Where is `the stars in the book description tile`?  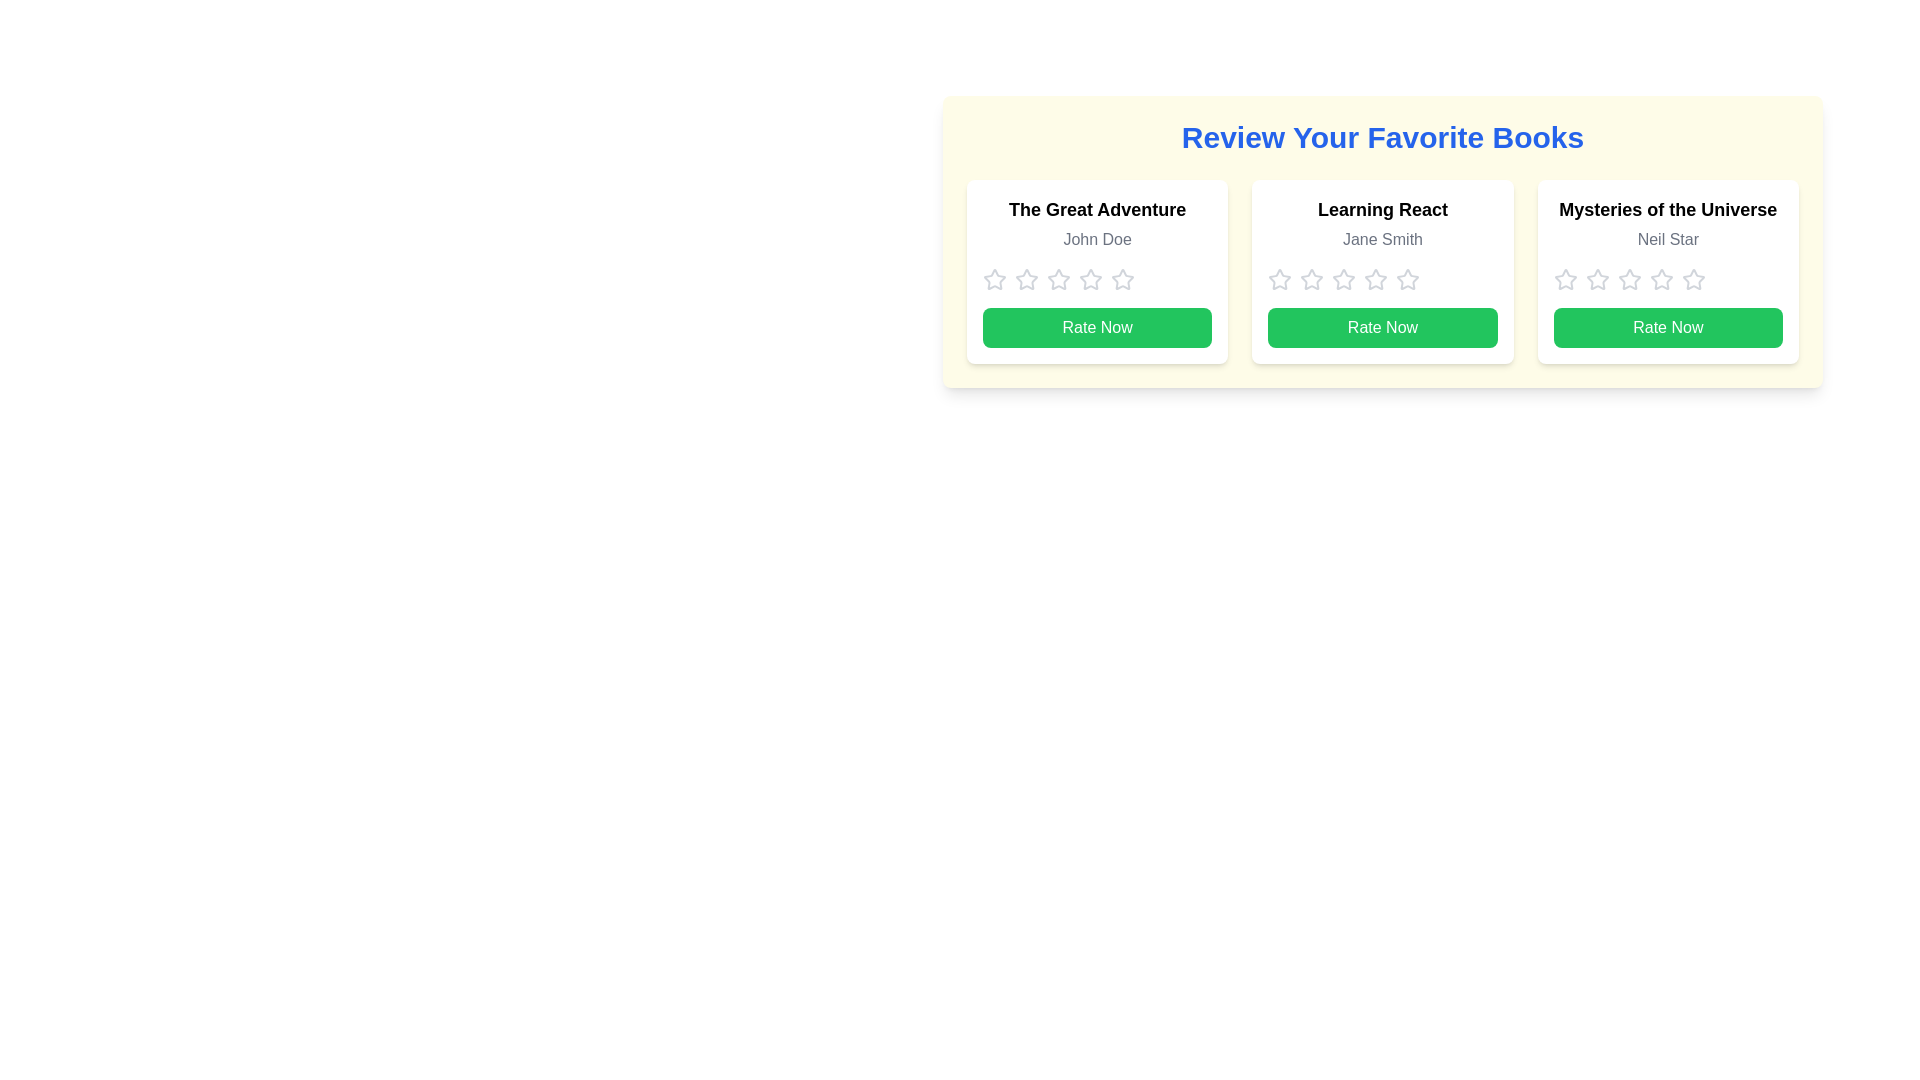 the stars in the book description tile is located at coordinates (1381, 272).